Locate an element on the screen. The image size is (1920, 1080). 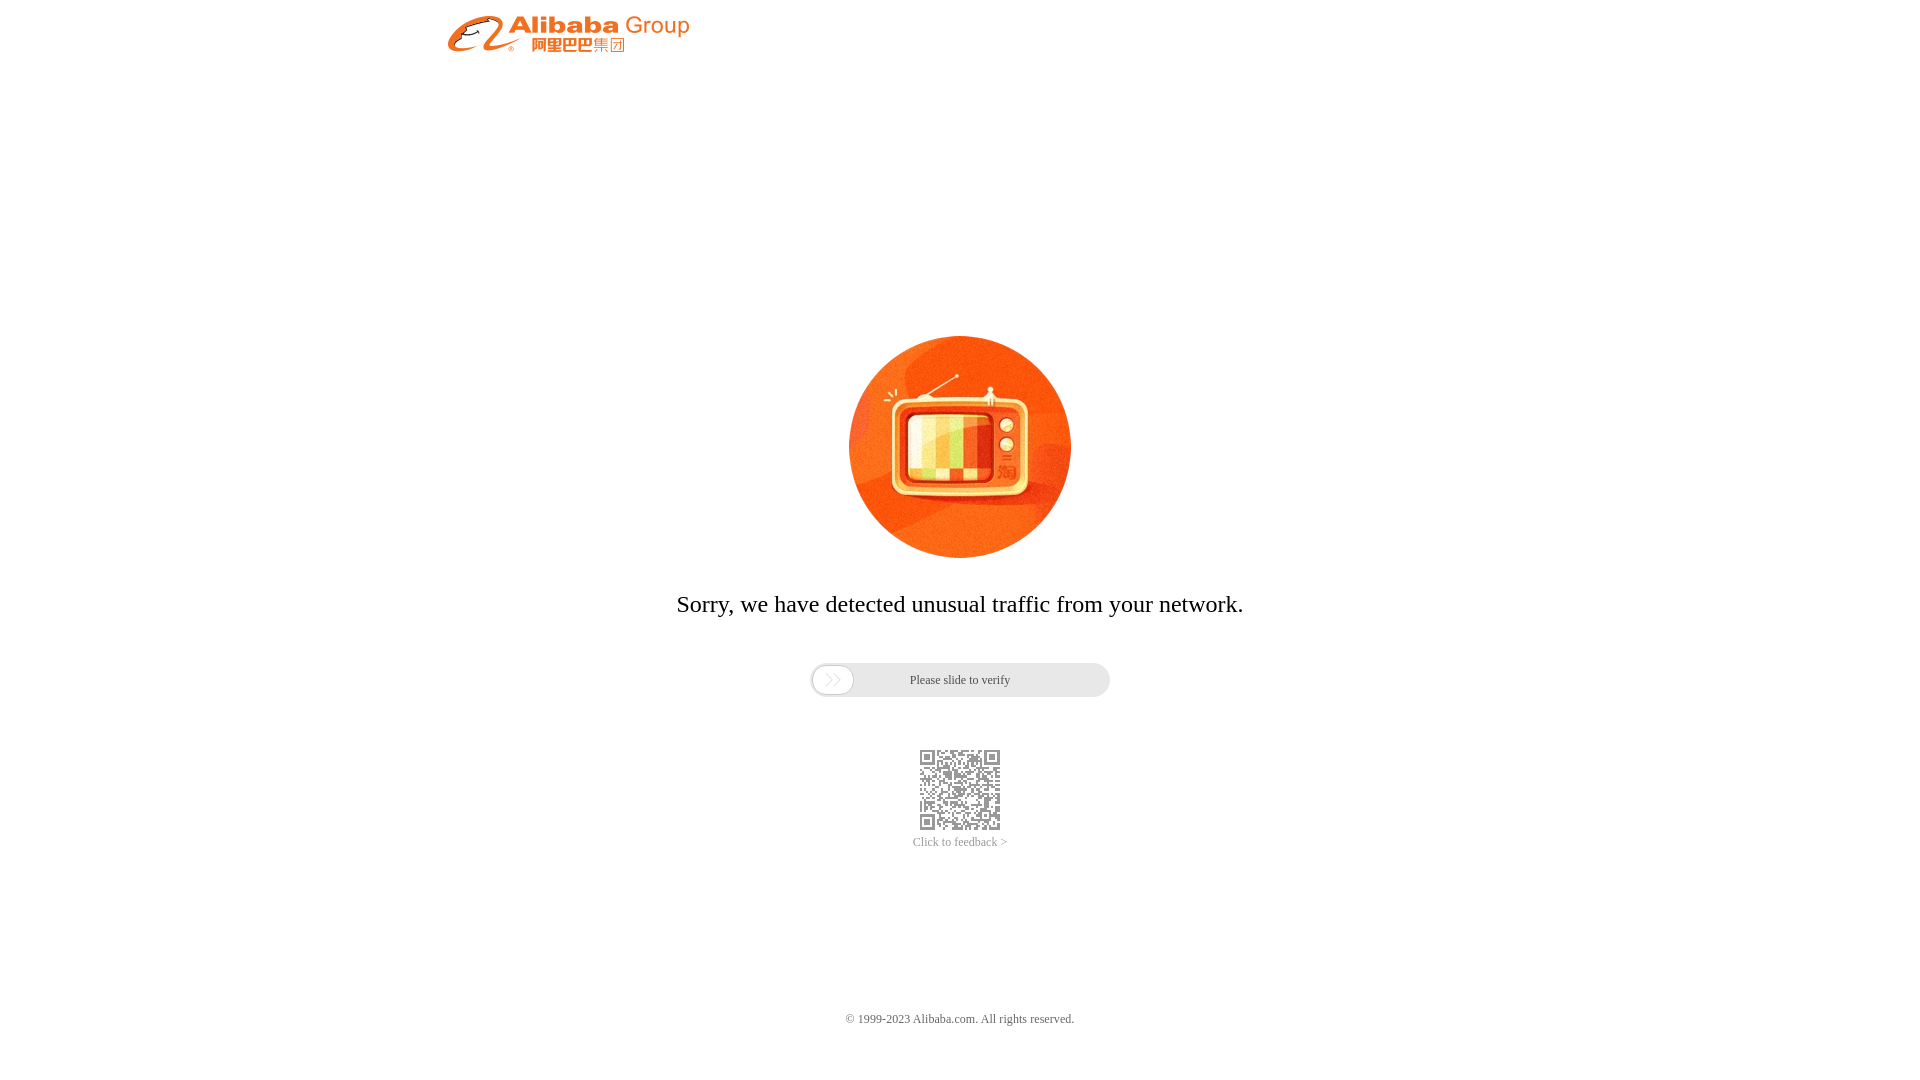
'Click to feedback >' is located at coordinates (911, 842).